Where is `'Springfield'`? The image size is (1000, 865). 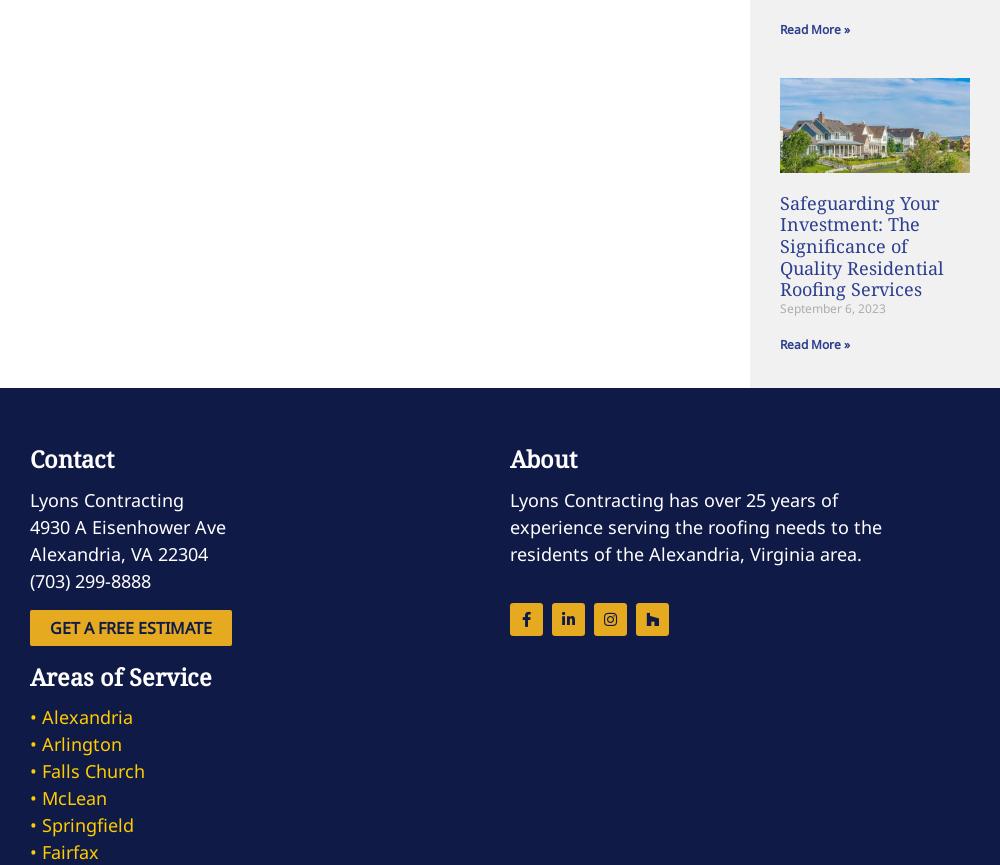 'Springfield' is located at coordinates (87, 824).